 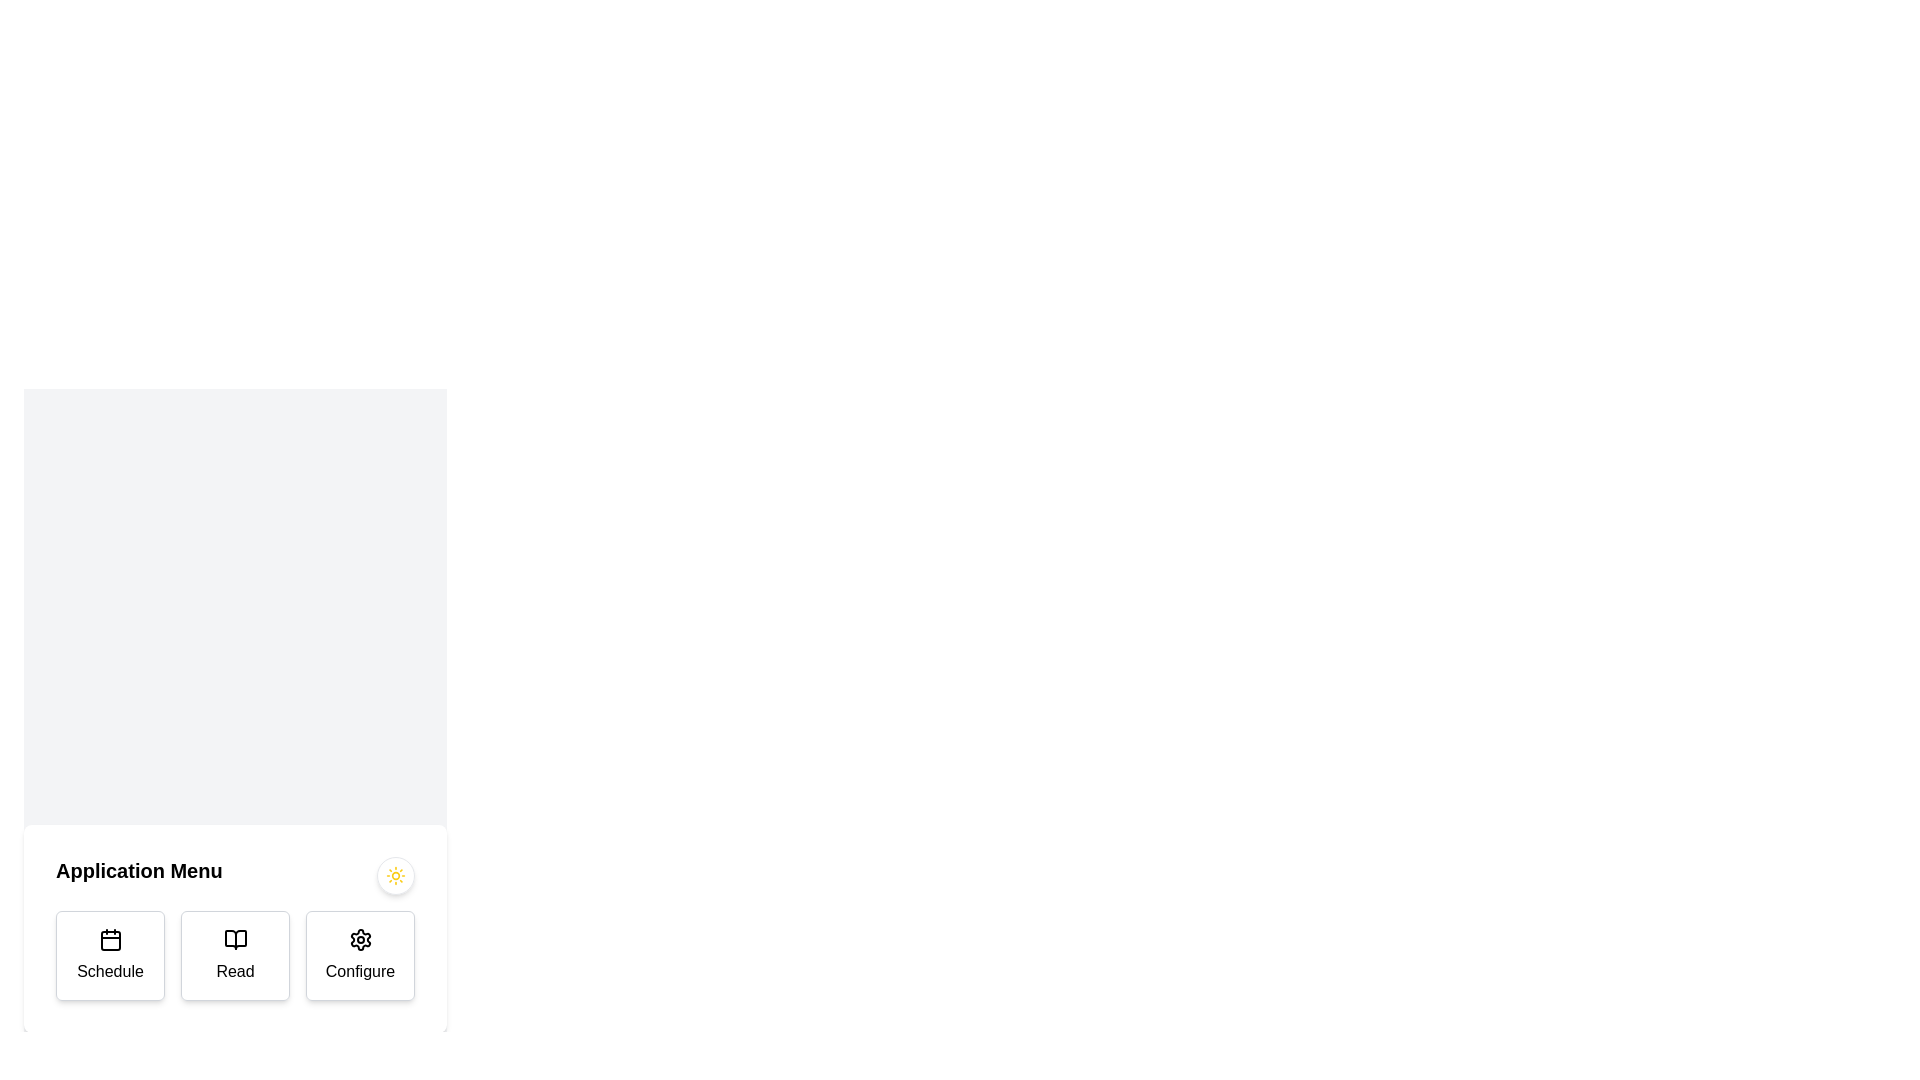 I want to click on text of the 'Schedule' label which is part of the button group located in the lower-left section of the interface, so click(x=109, y=971).